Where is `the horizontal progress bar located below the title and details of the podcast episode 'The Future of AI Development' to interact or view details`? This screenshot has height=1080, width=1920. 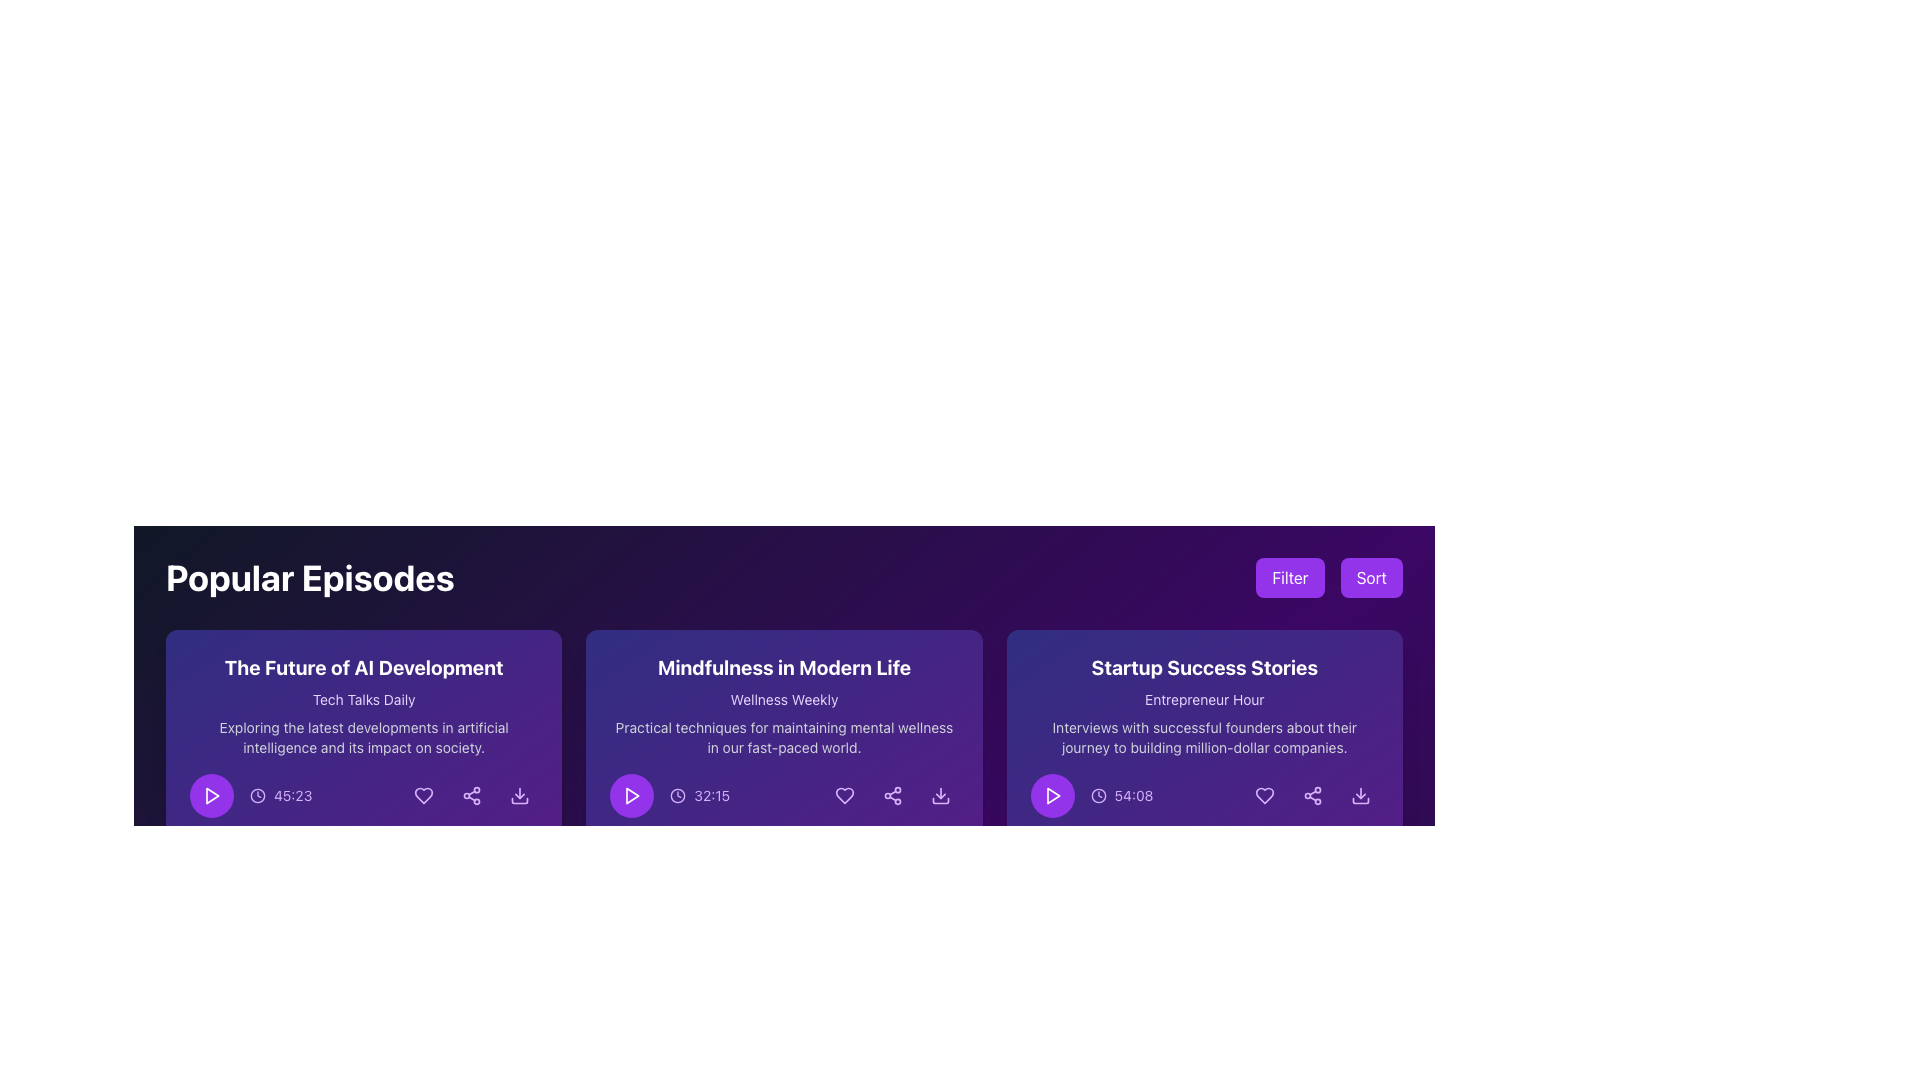 the horizontal progress bar located below the title and details of the podcast episode 'The Future of AI Development' to interact or view details is located at coordinates (364, 837).